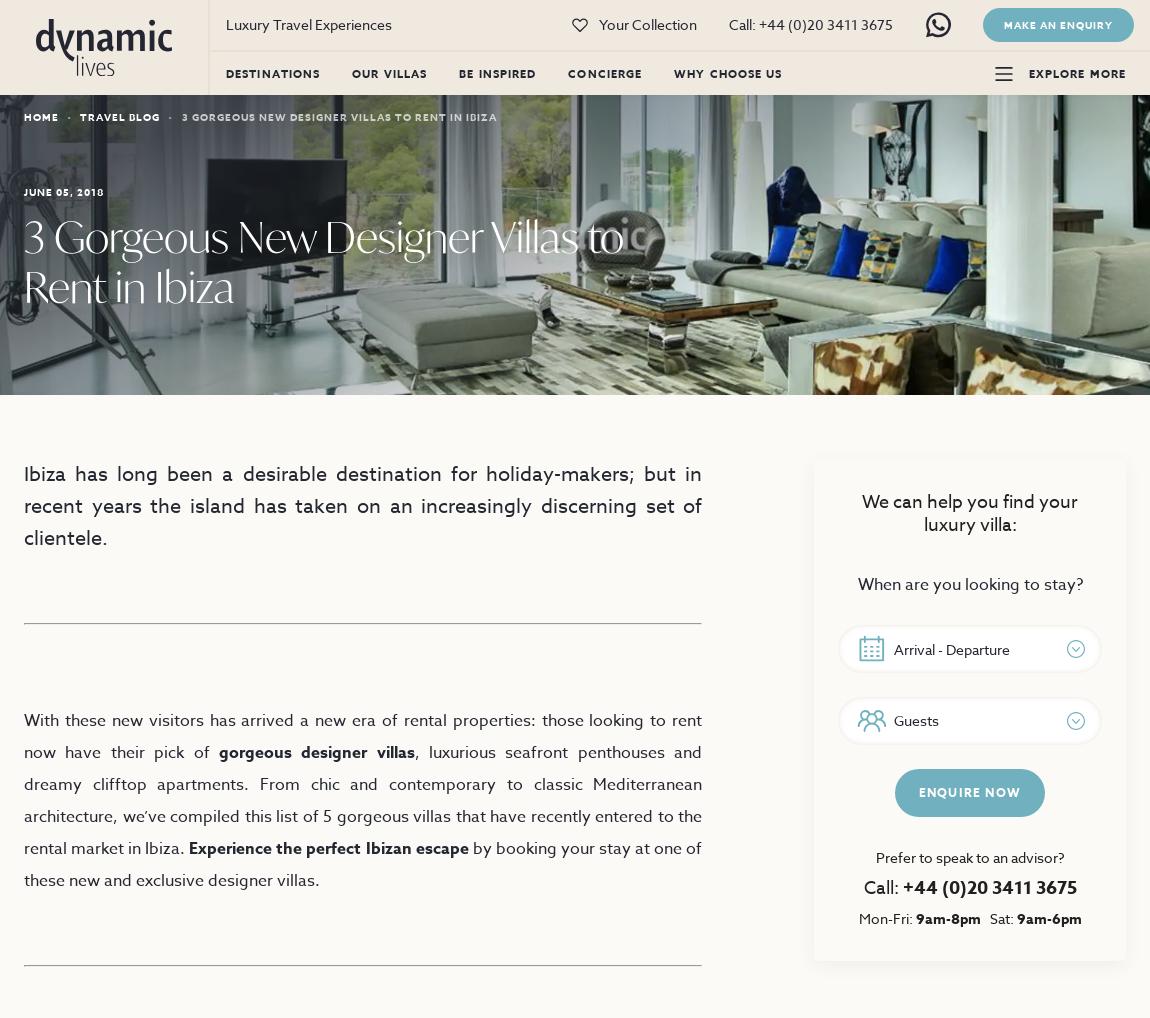 This screenshot has width=1150, height=1018. Describe the element at coordinates (363, 736) in the screenshot. I see `'With these new visitors has arrived a new era of rental properties: those looking to rent now have their pick of'` at that location.